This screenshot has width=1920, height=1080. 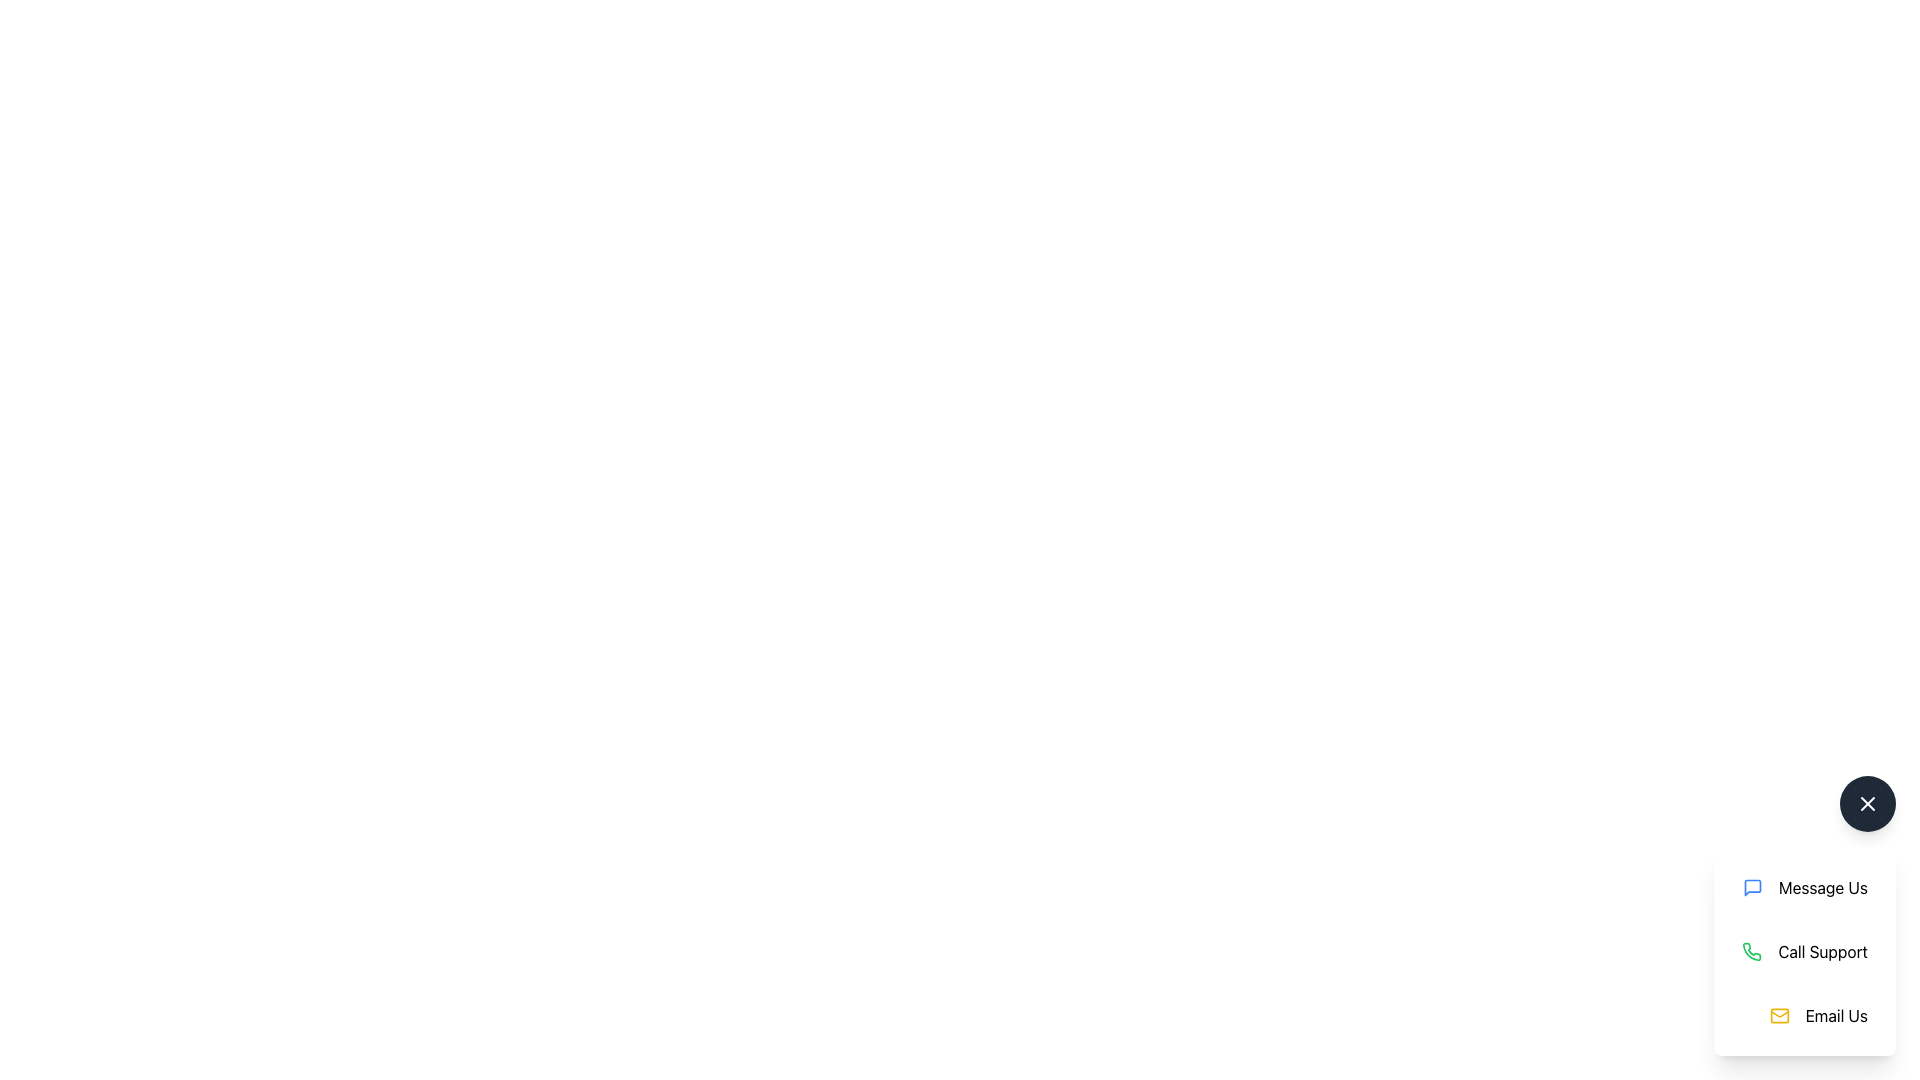 What do you see at coordinates (1805, 886) in the screenshot?
I see `the 'Message Us' button, which is the first option in a vertical list on the lower right corner of the interface` at bounding box center [1805, 886].